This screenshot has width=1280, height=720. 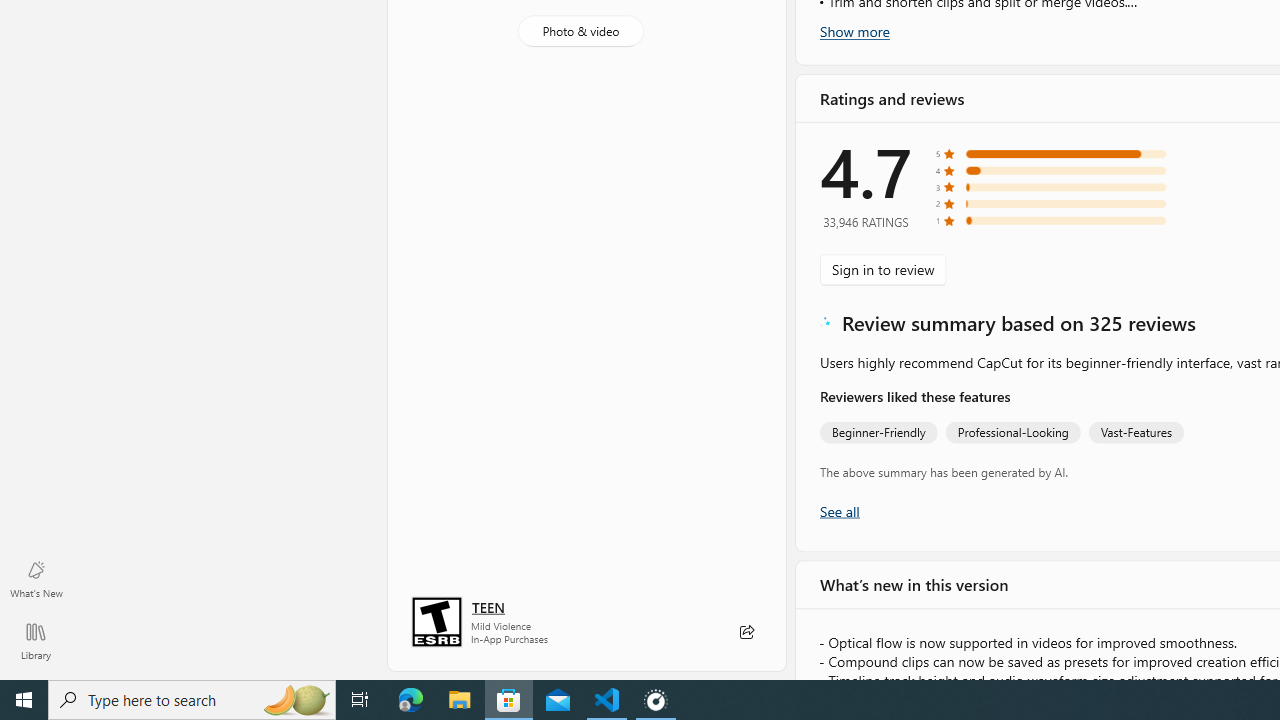 I want to click on 'Photo & video', so click(x=578, y=30).